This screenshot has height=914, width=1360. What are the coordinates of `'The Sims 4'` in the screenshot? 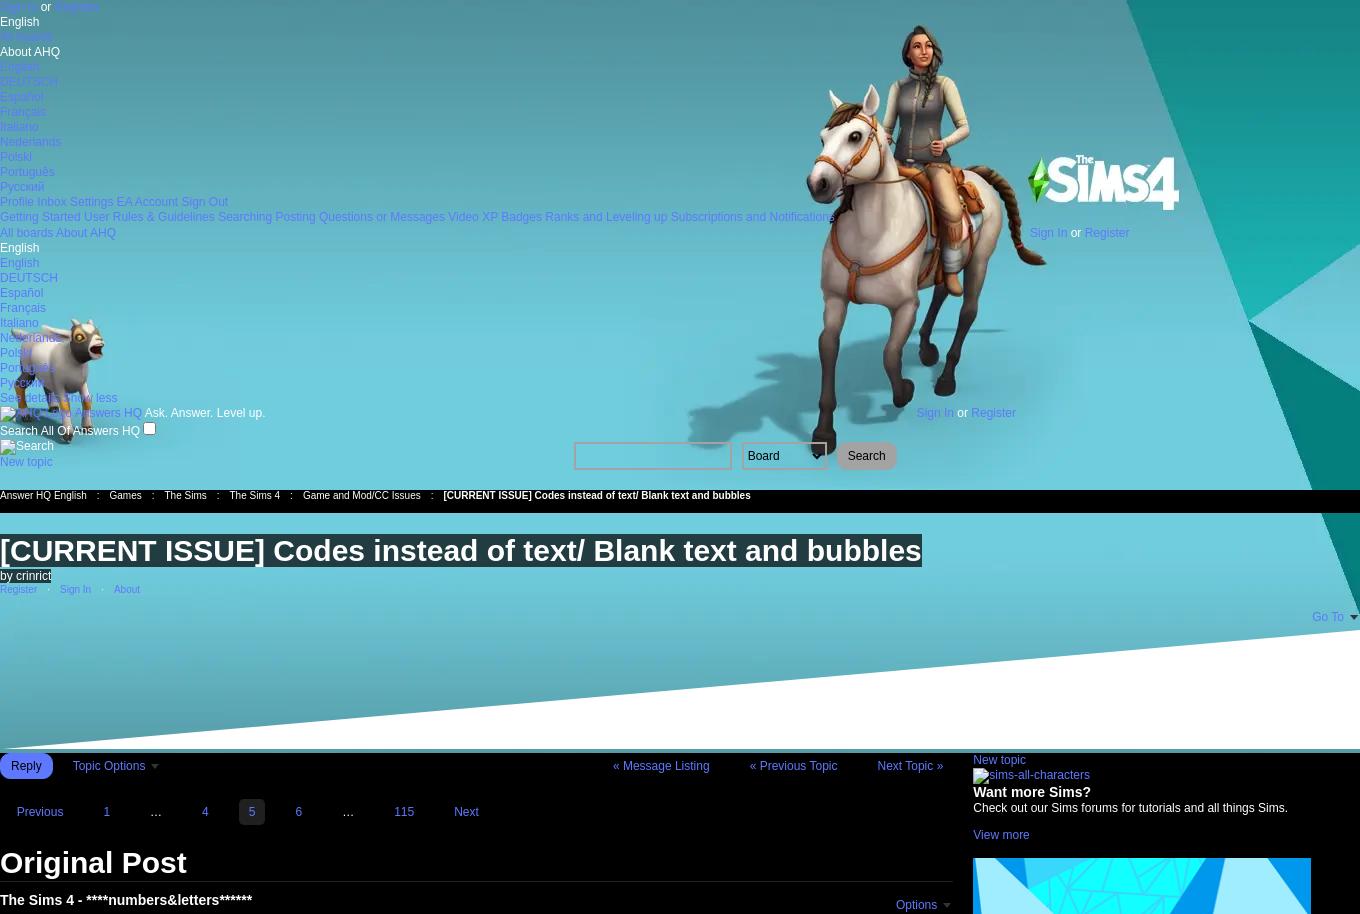 It's located at (229, 495).